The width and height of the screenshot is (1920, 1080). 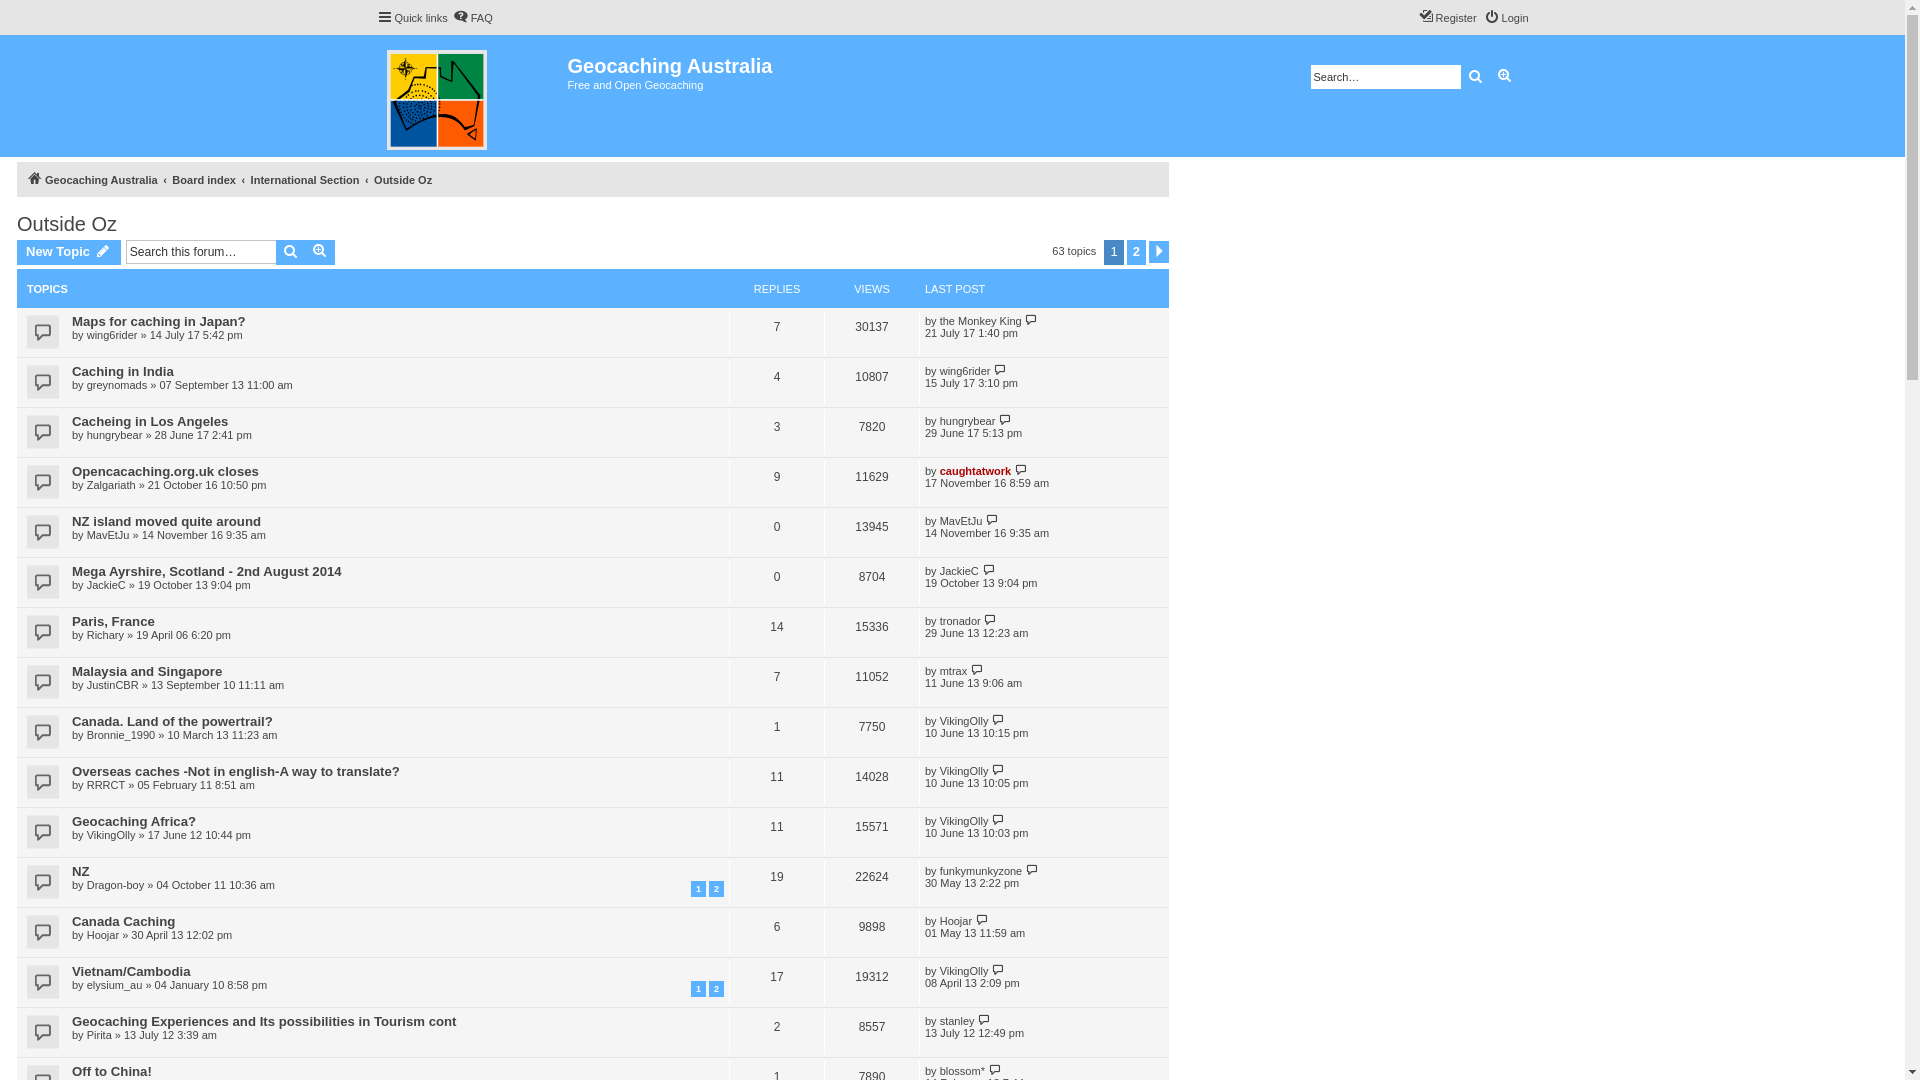 I want to click on 'RRRCT', so click(x=85, y=784).